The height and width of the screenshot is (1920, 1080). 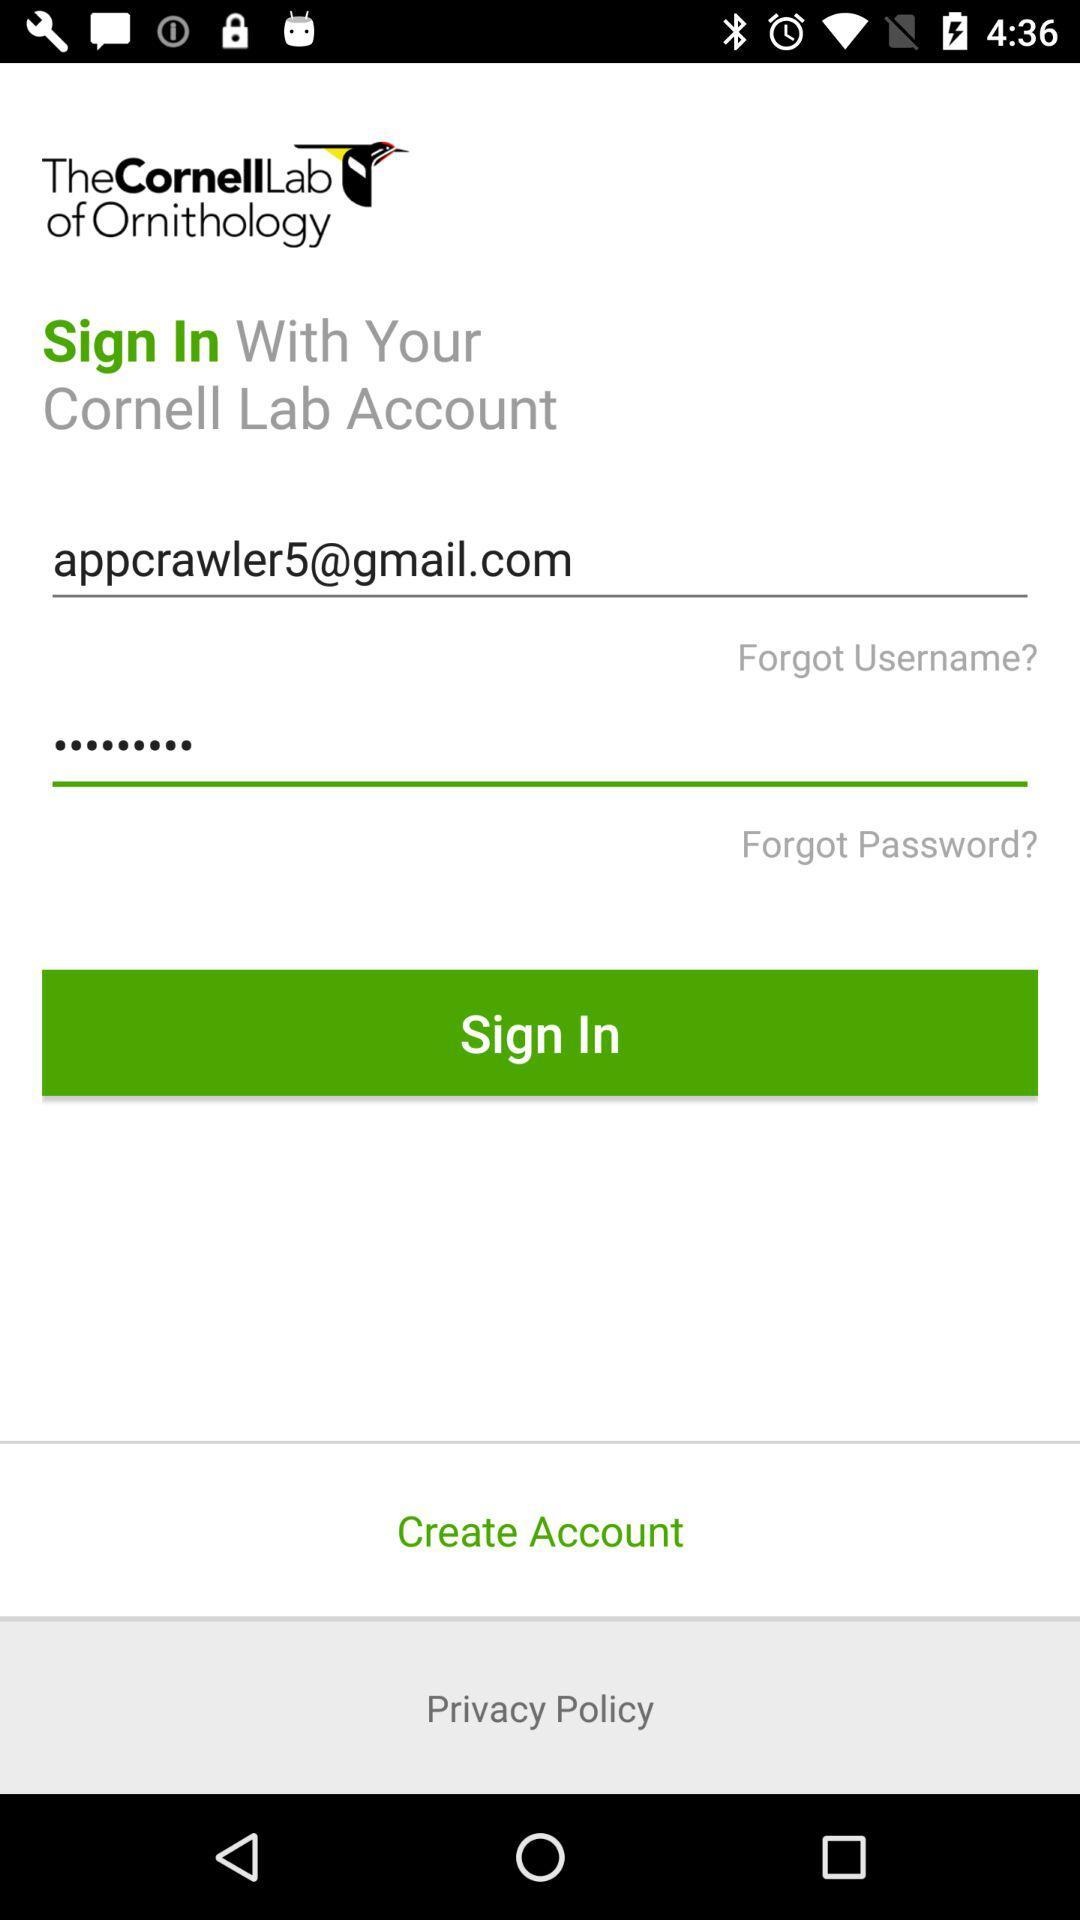 I want to click on the item above forgot username? item, so click(x=540, y=558).